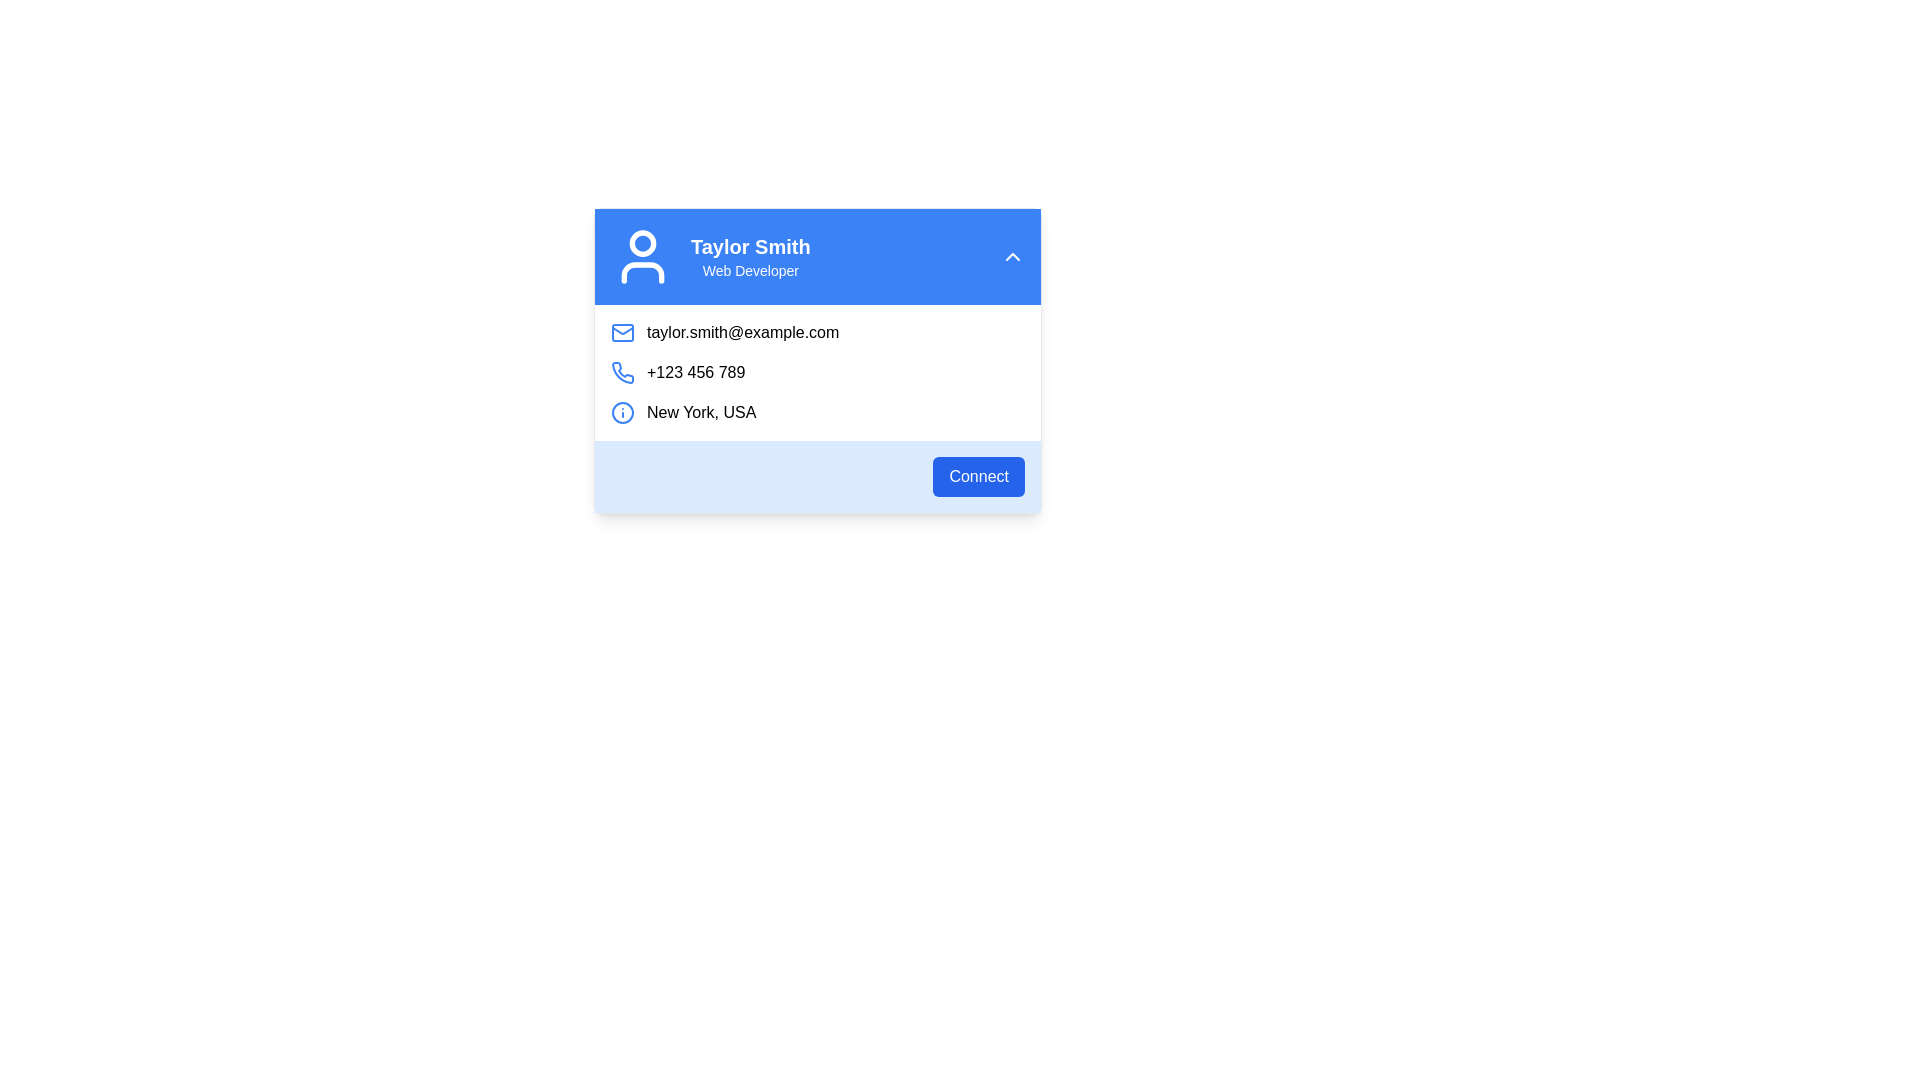 This screenshot has height=1080, width=1920. What do you see at coordinates (622, 331) in the screenshot?
I see `the SVG rectangle representing the envelope icon, which is styled as a hollow rectangle and serves as the background of the envelope graphic` at bounding box center [622, 331].